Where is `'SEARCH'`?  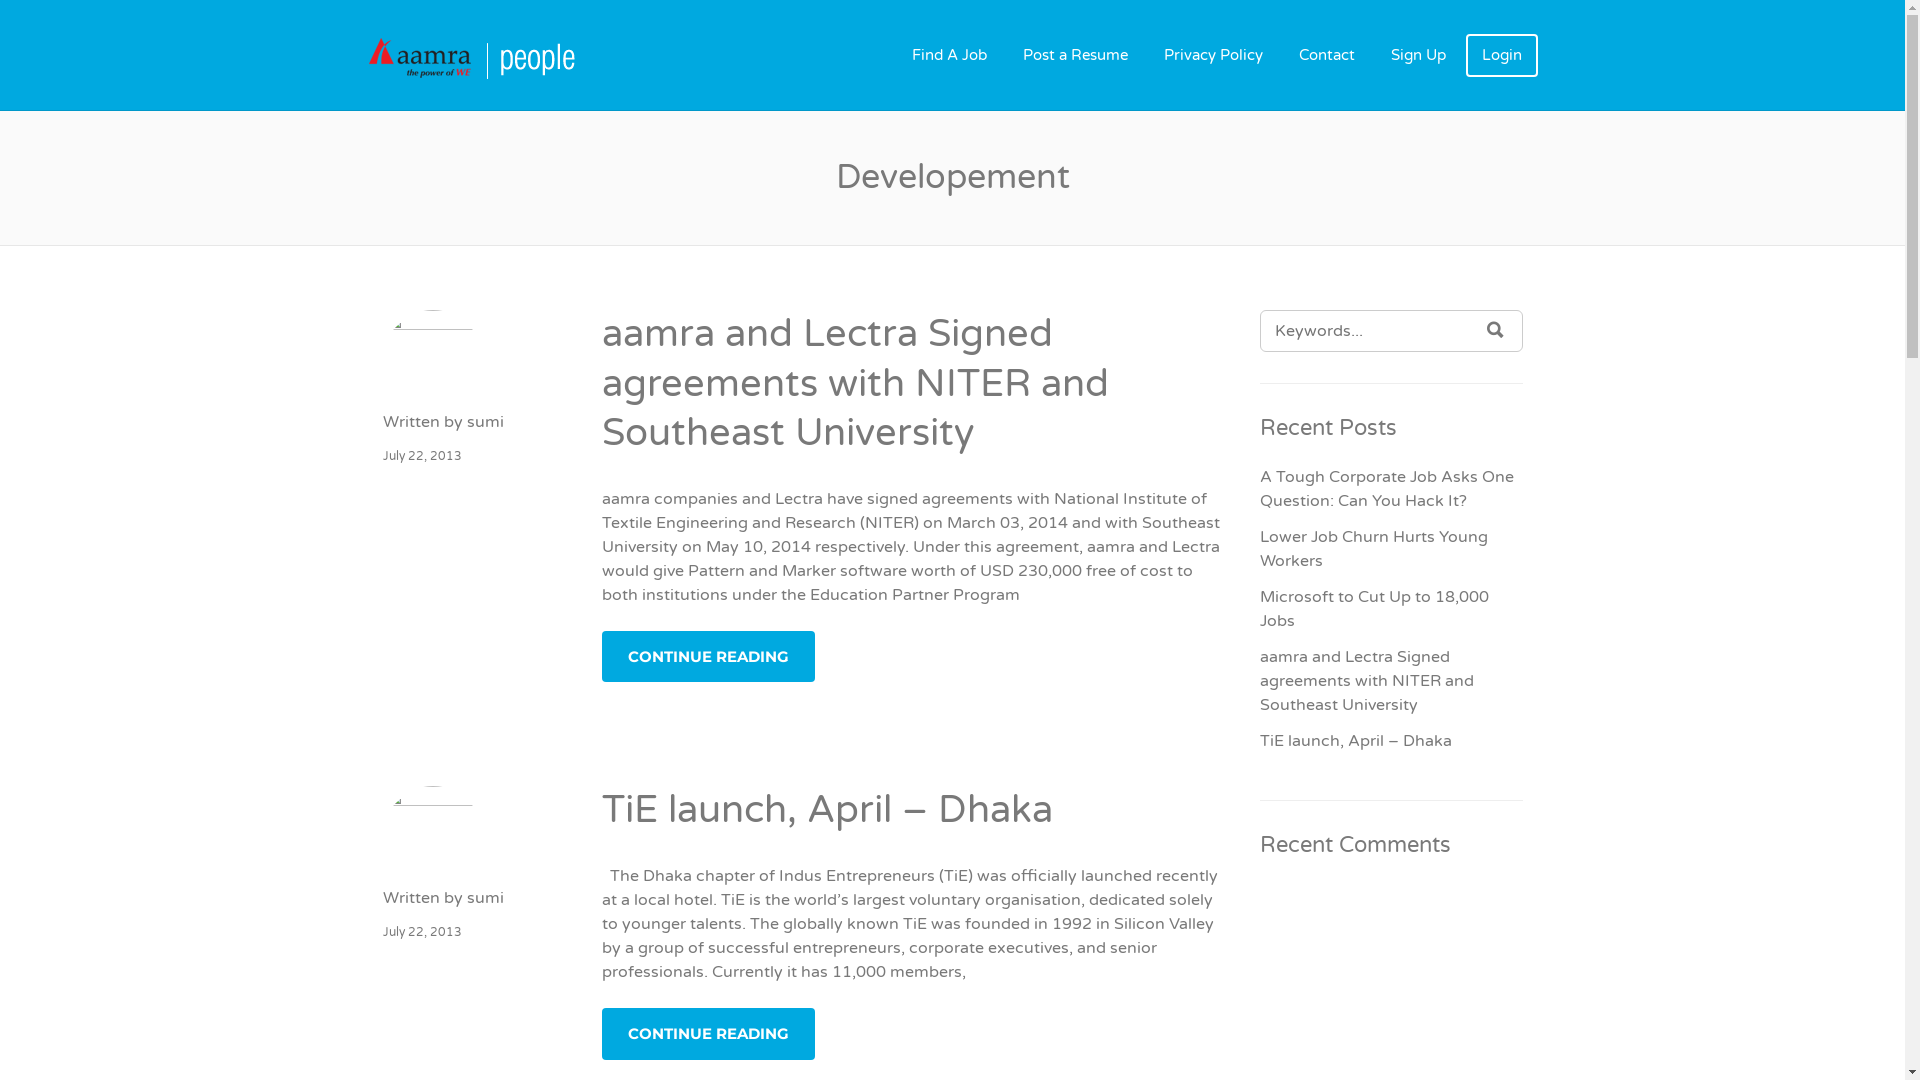
'SEARCH' is located at coordinates (1495, 329).